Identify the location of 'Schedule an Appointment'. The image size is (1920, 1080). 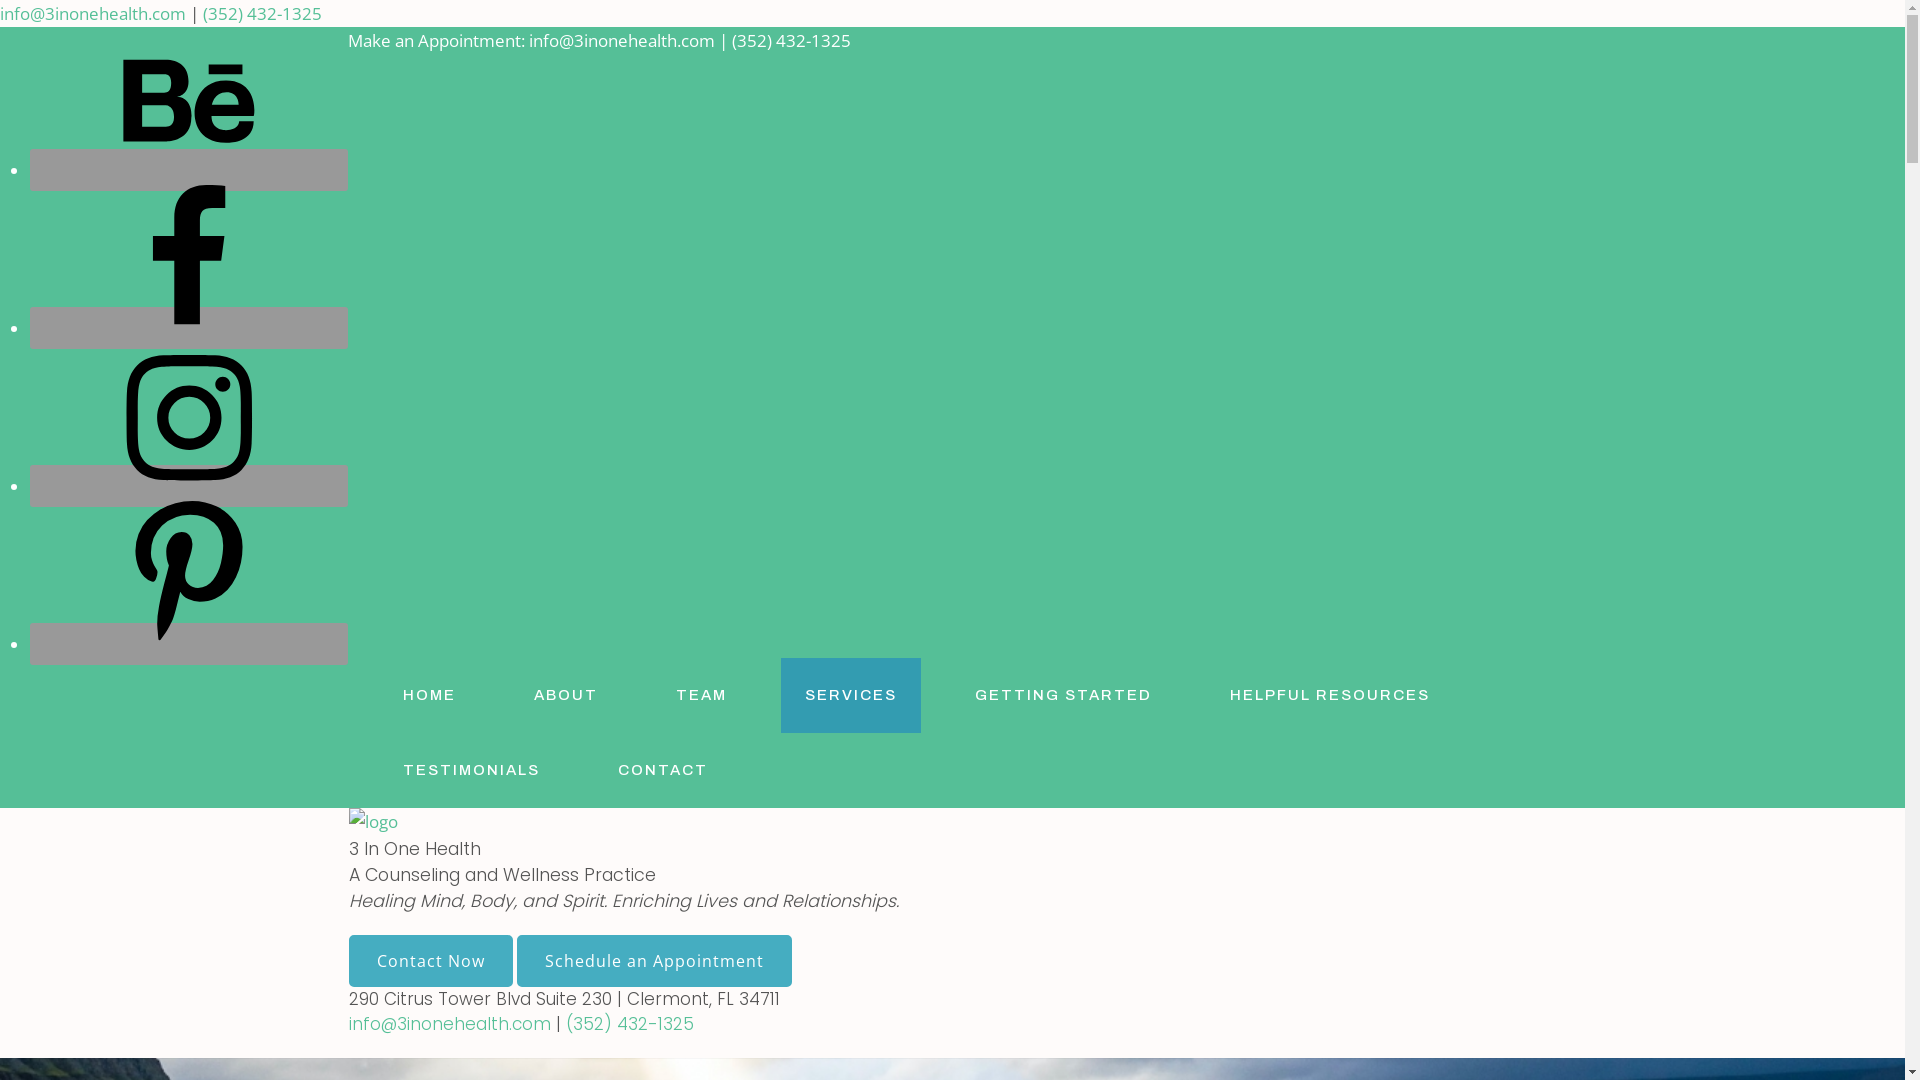
(653, 959).